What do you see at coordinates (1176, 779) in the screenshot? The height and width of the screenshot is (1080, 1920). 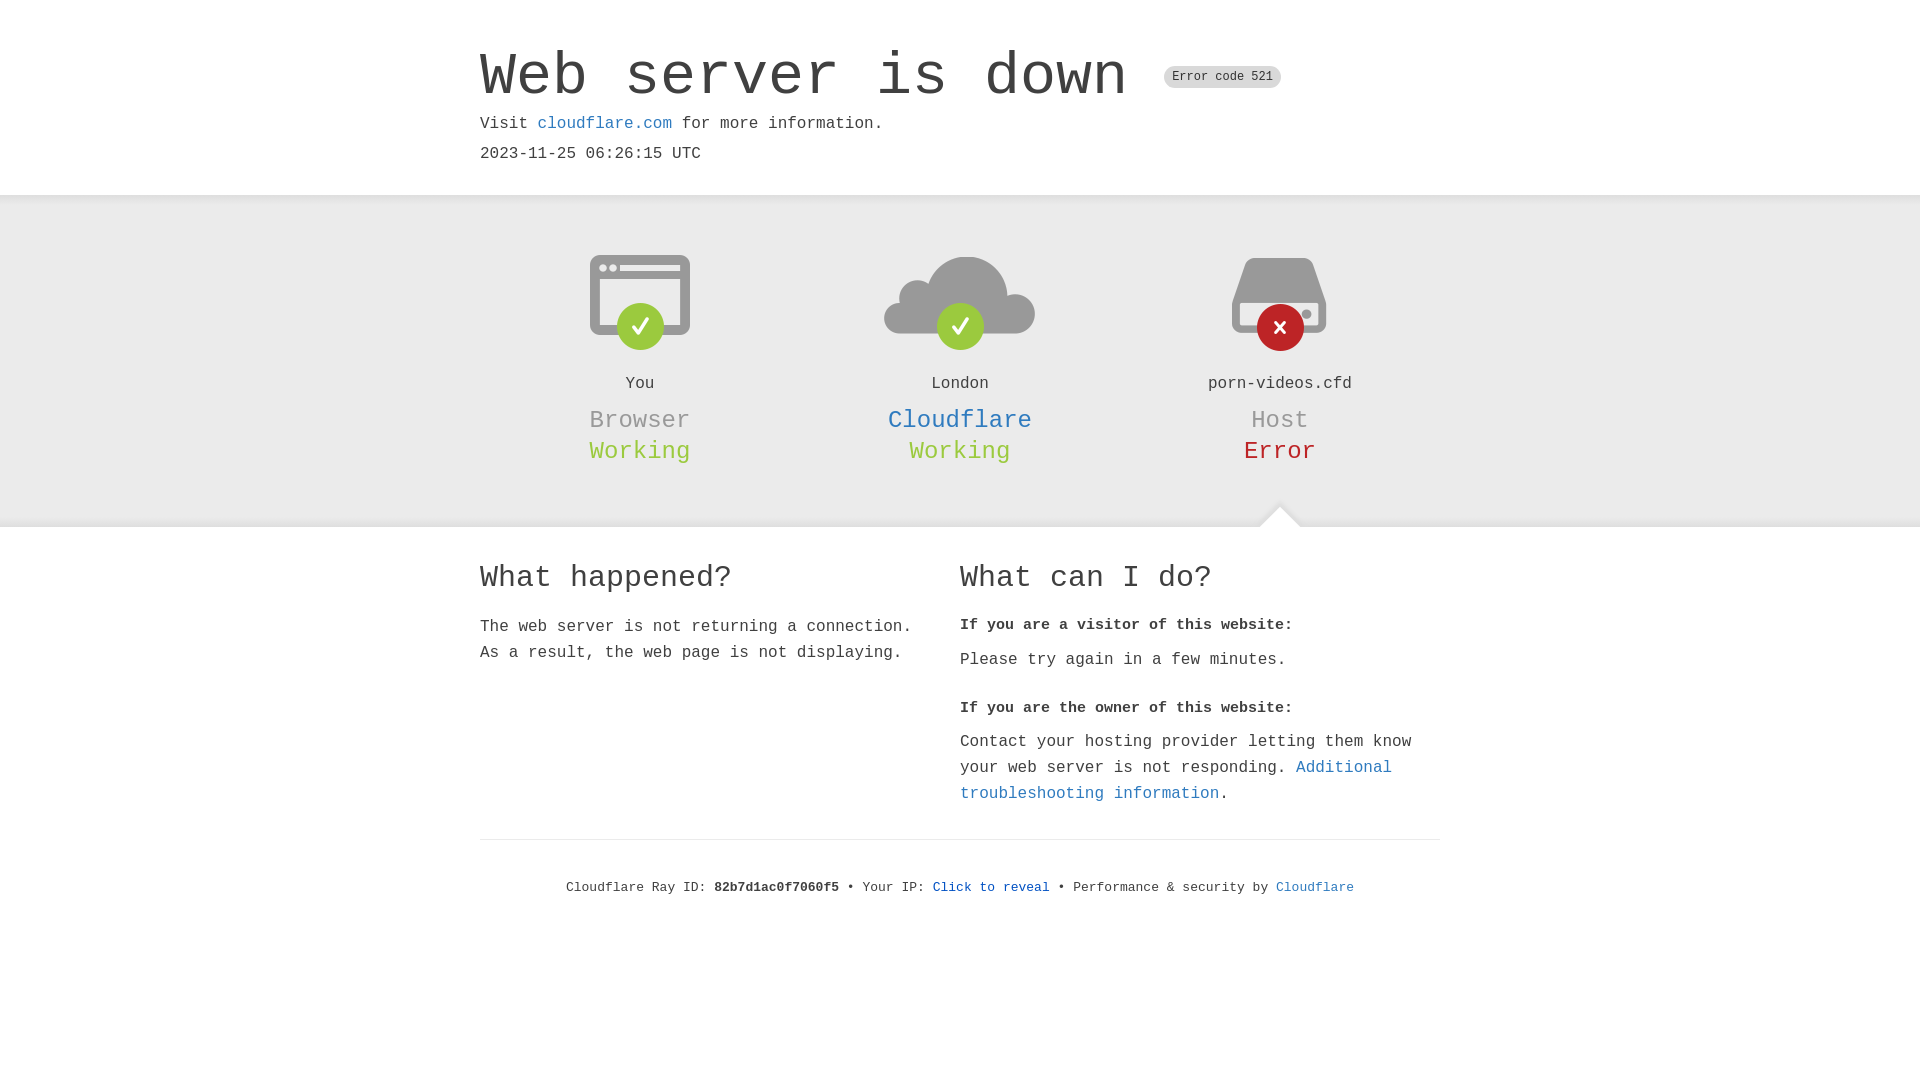 I see `'Additional troubleshooting information'` at bounding box center [1176, 779].